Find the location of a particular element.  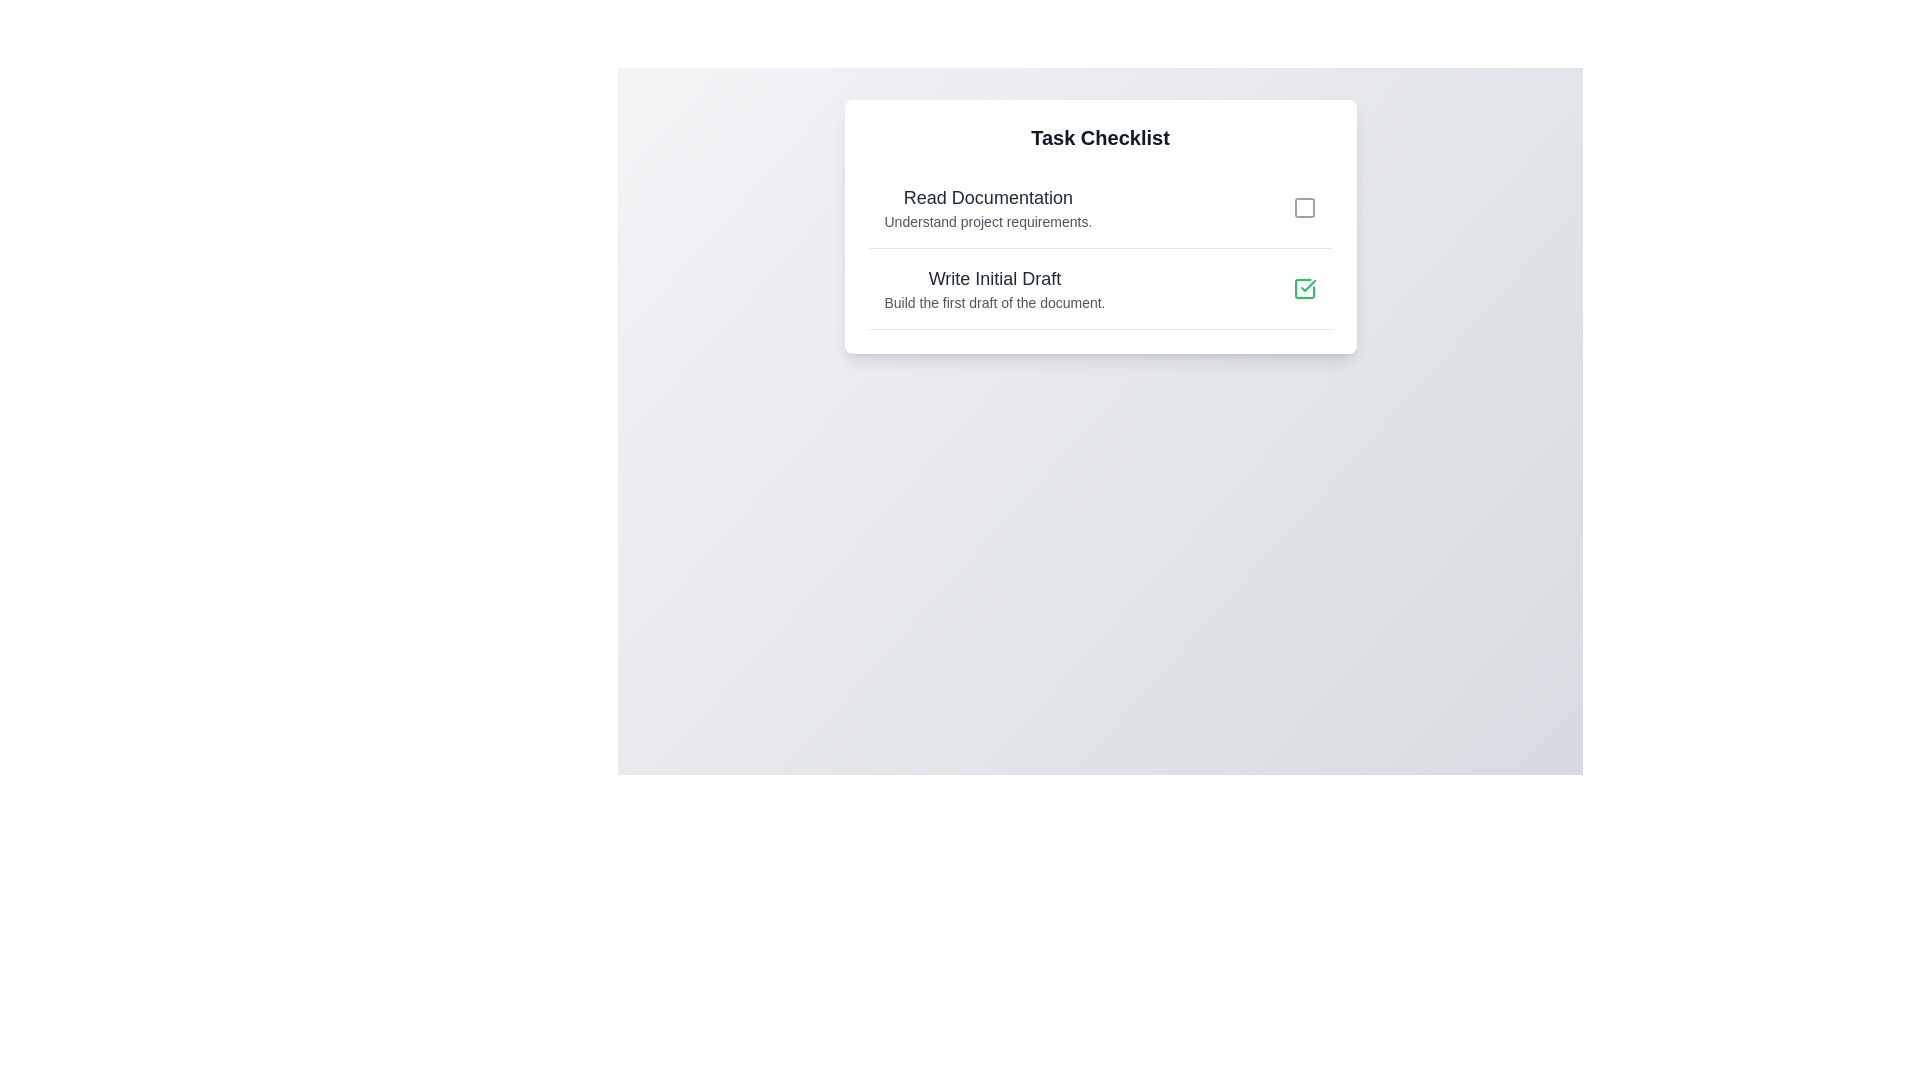

the task 'Read Documentation' is located at coordinates (988, 197).